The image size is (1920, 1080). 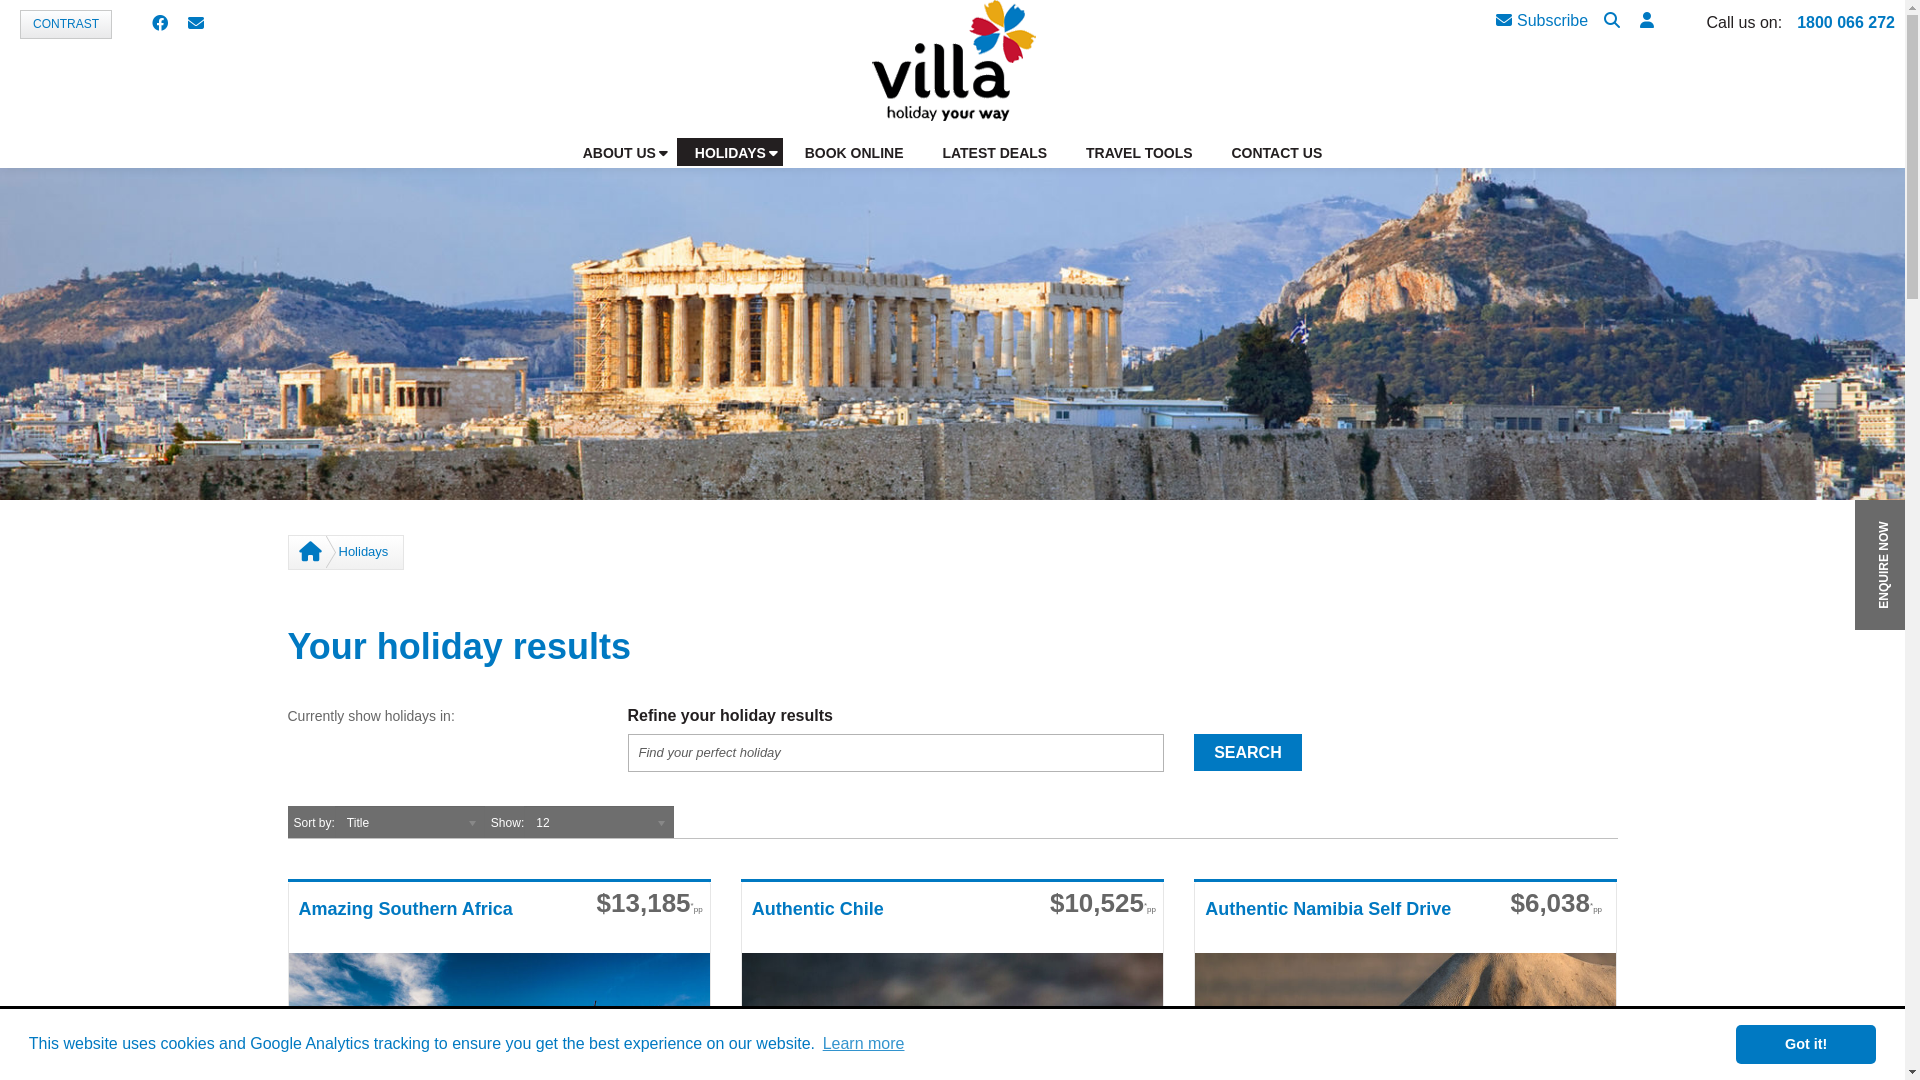 What do you see at coordinates (1194, 752) in the screenshot?
I see `'SEARCH'` at bounding box center [1194, 752].